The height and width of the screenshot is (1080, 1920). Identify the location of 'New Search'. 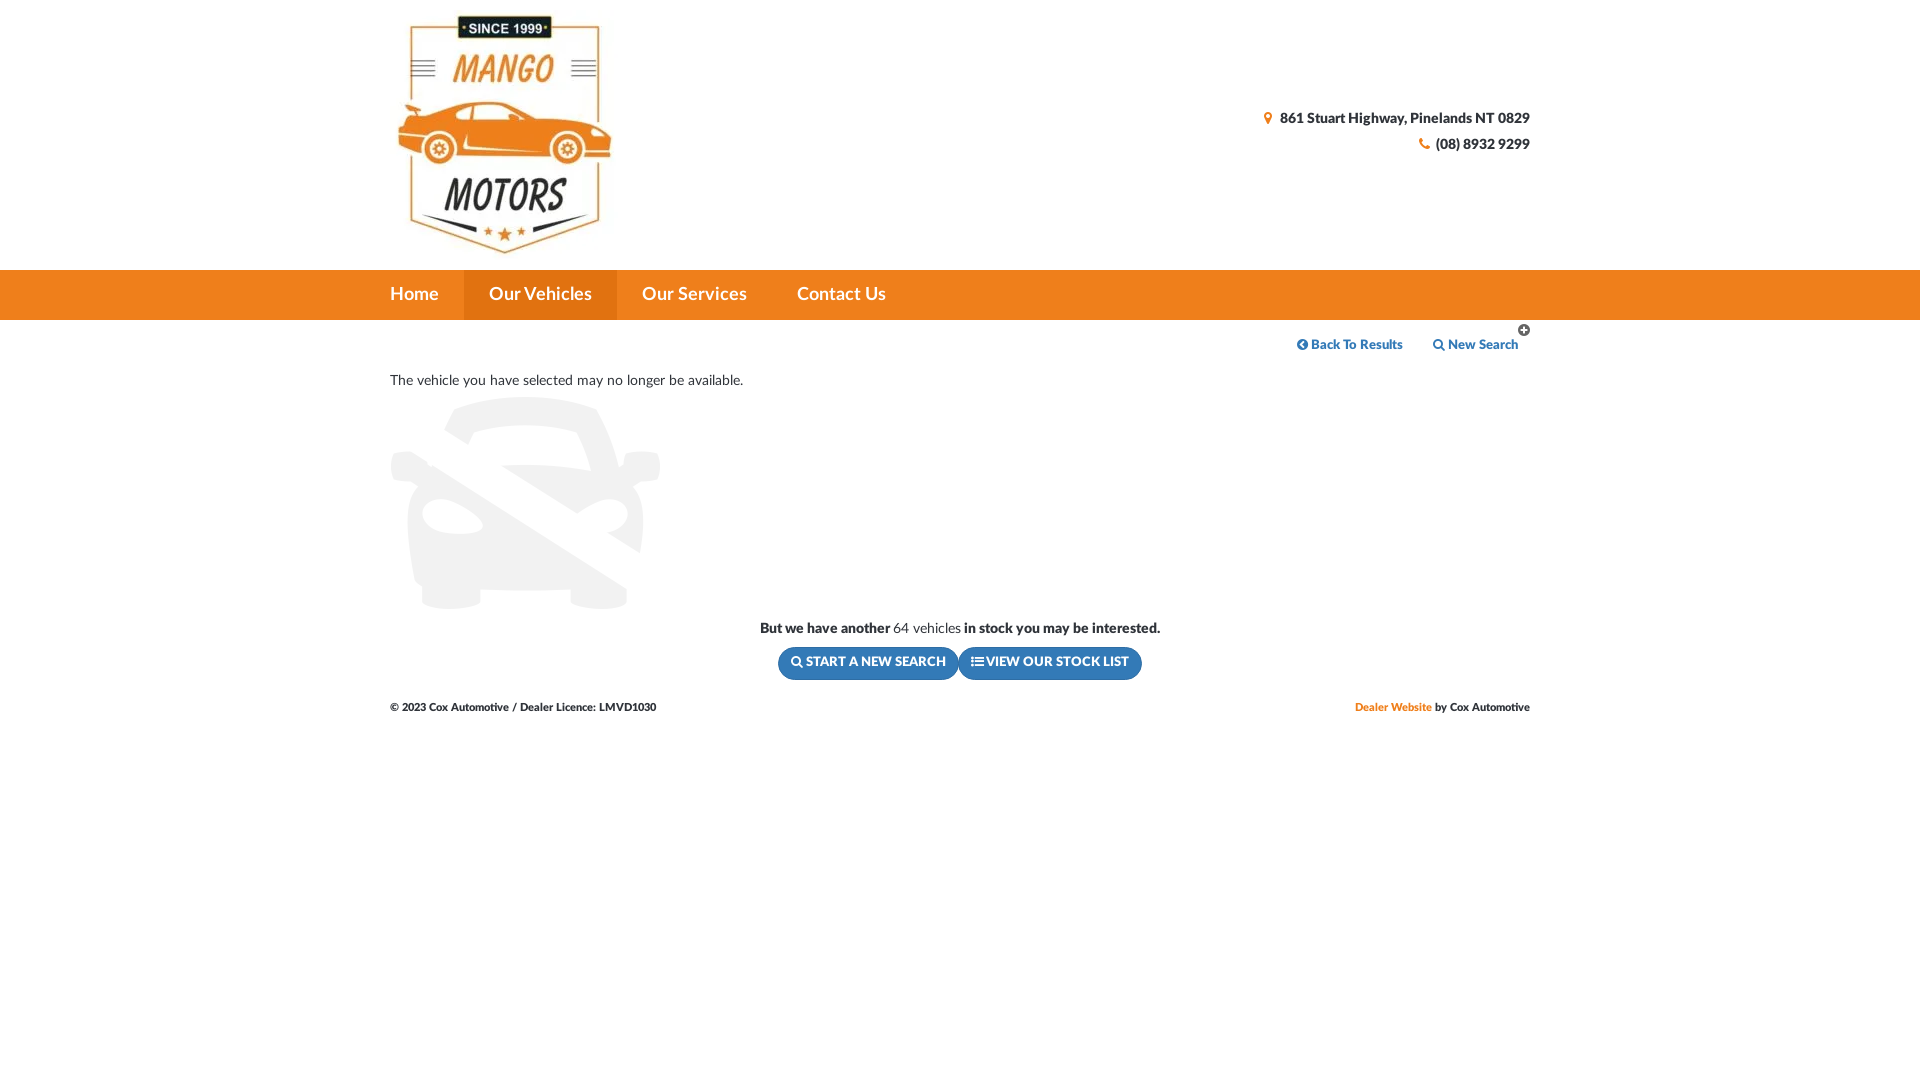
(1416, 345).